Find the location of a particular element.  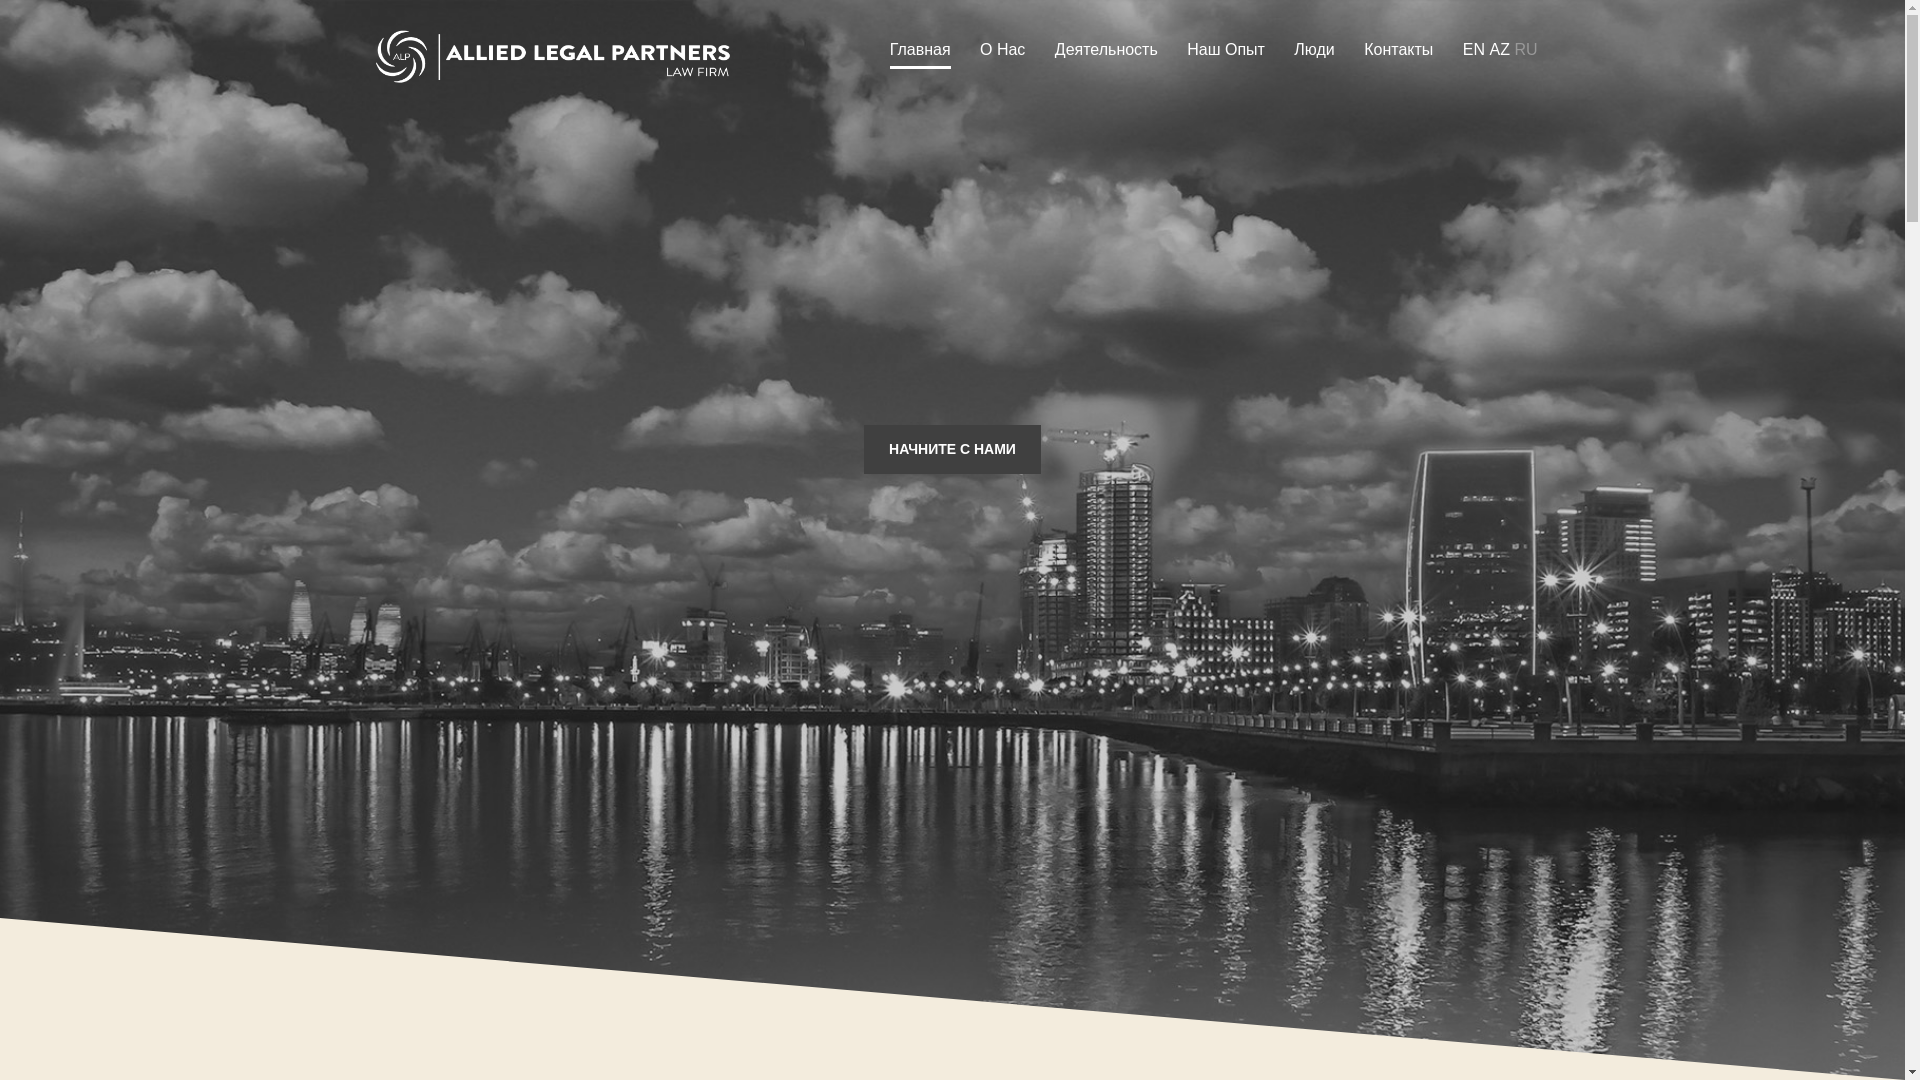

'AZ' is located at coordinates (1498, 49).